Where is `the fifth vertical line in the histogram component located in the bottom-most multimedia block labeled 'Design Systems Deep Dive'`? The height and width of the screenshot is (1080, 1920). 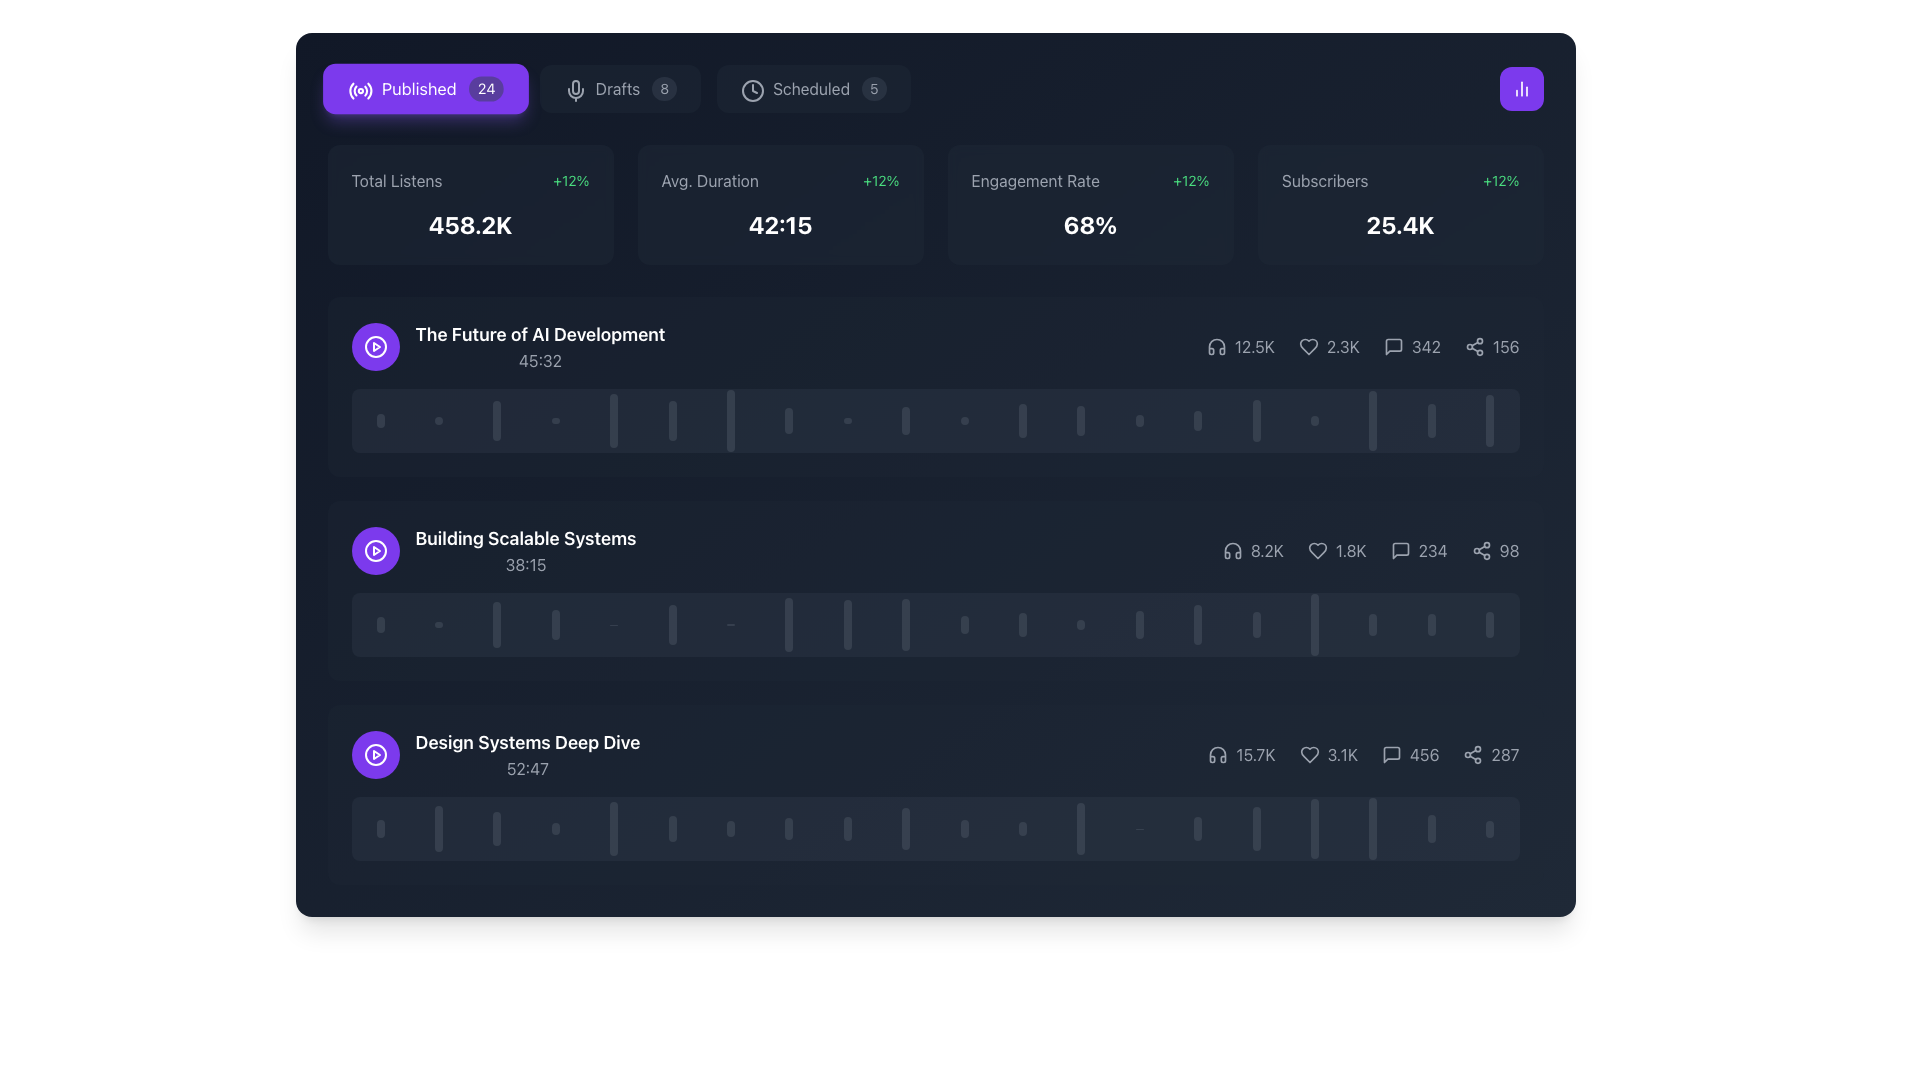
the fifth vertical line in the histogram component located in the bottom-most multimedia block labeled 'Design Systems Deep Dive' is located at coordinates (613, 829).